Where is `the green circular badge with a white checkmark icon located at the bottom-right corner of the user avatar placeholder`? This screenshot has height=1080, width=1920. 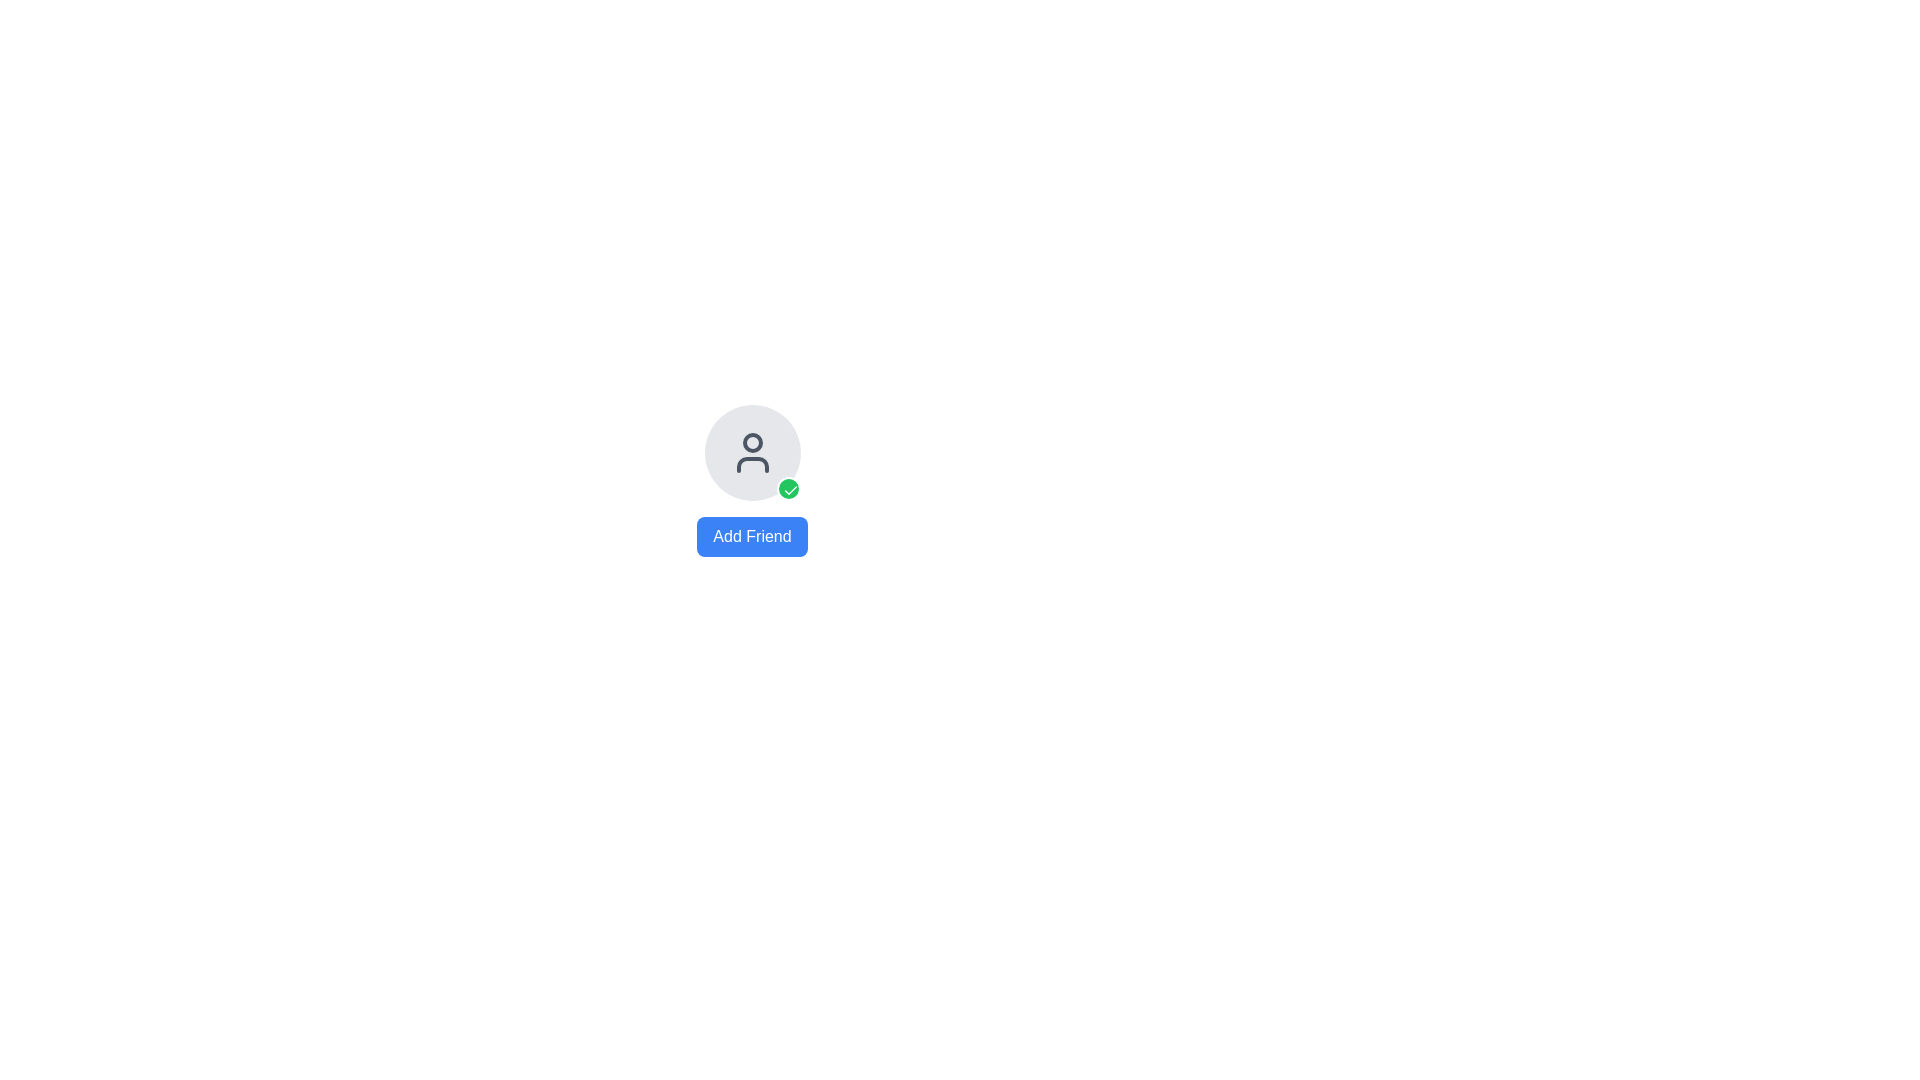 the green circular badge with a white checkmark icon located at the bottom-right corner of the user avatar placeholder is located at coordinates (789, 490).